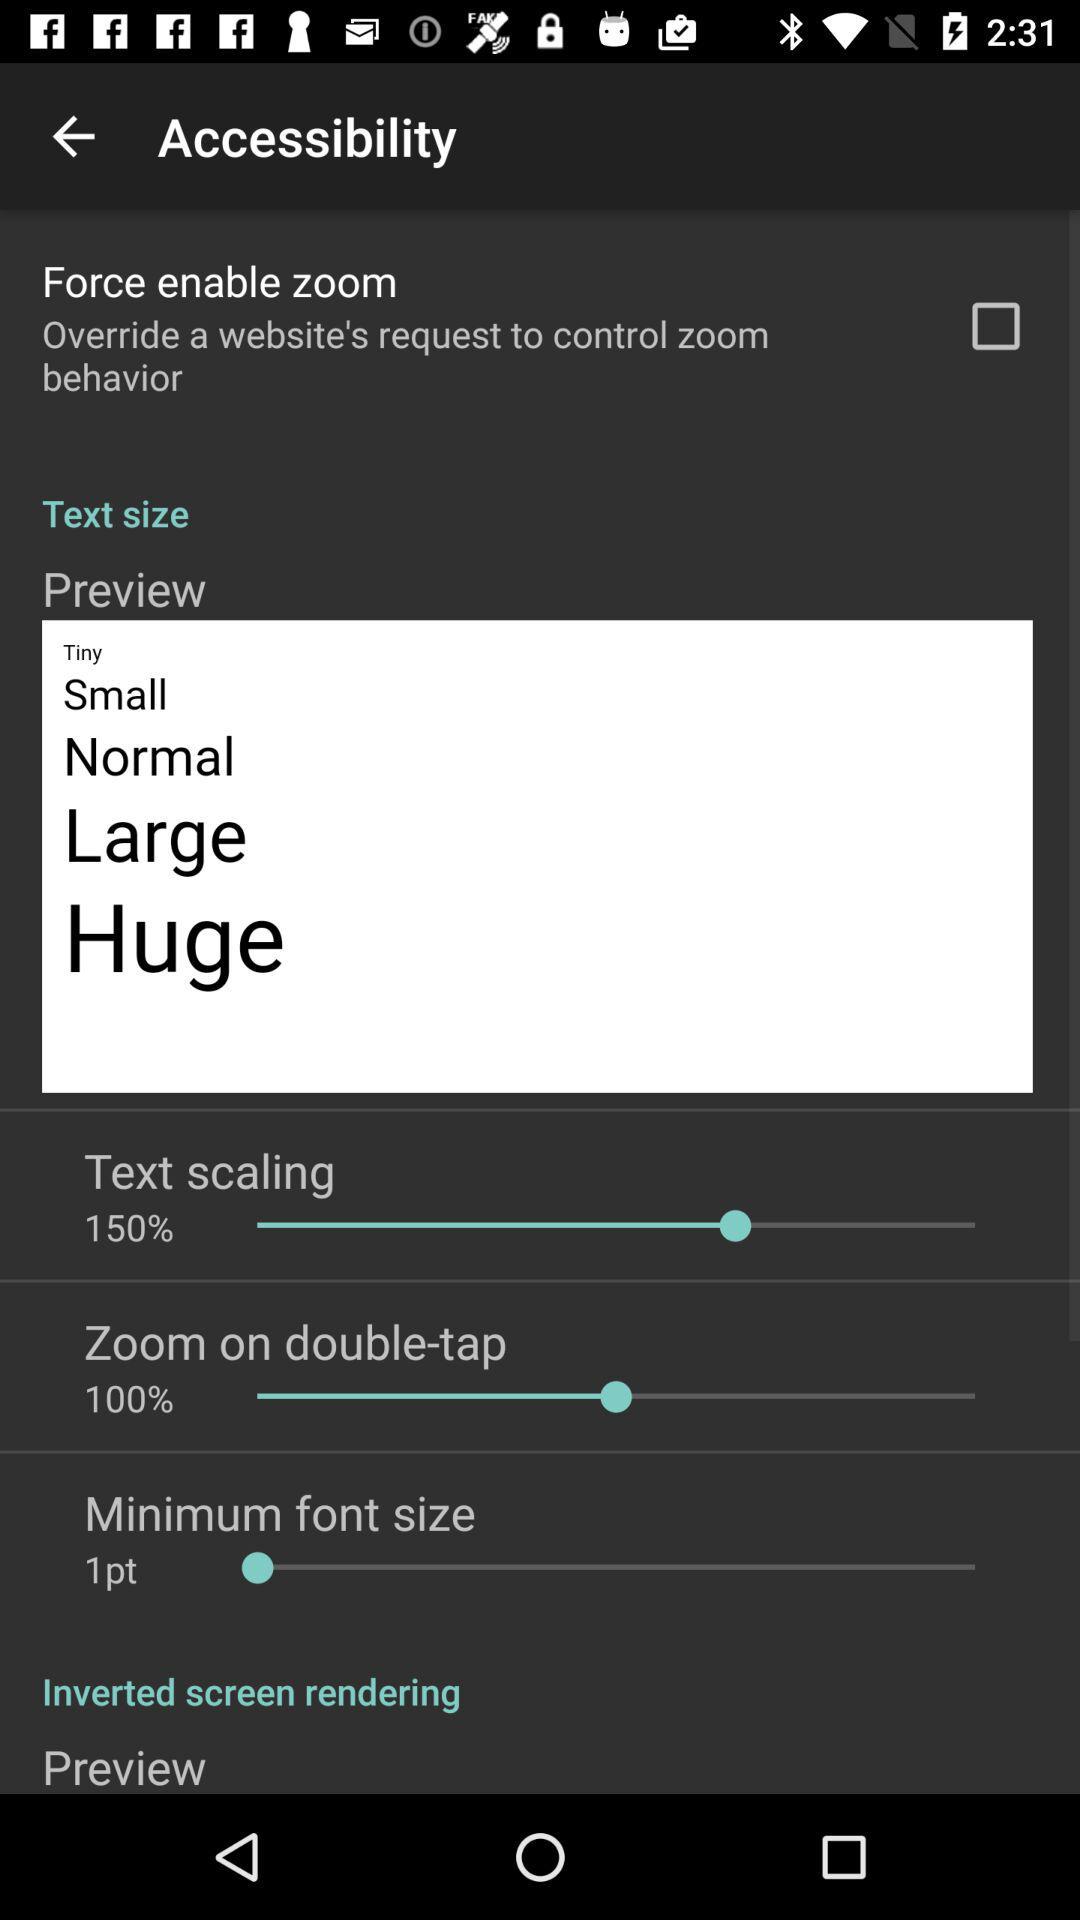  What do you see at coordinates (995, 326) in the screenshot?
I see `the check box` at bounding box center [995, 326].